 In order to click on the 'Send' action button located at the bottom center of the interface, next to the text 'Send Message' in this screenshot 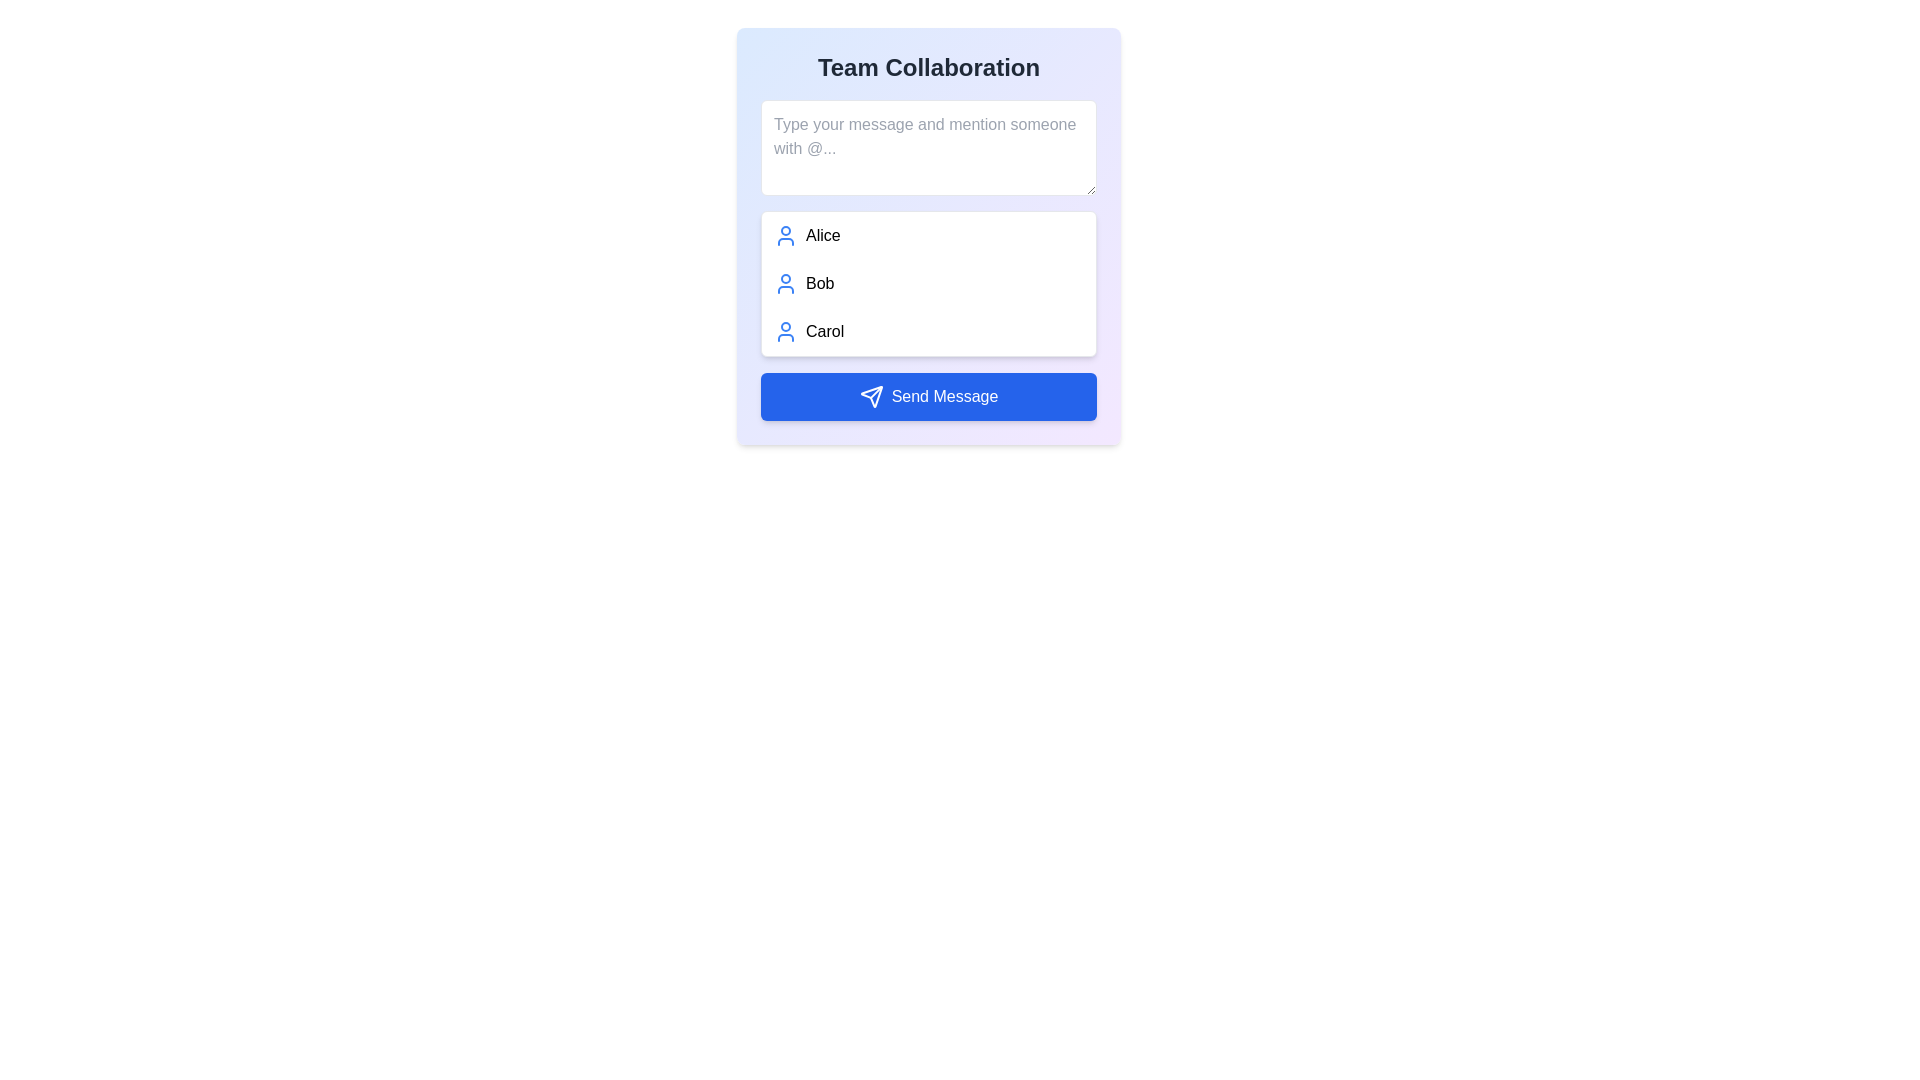, I will do `click(871, 397)`.